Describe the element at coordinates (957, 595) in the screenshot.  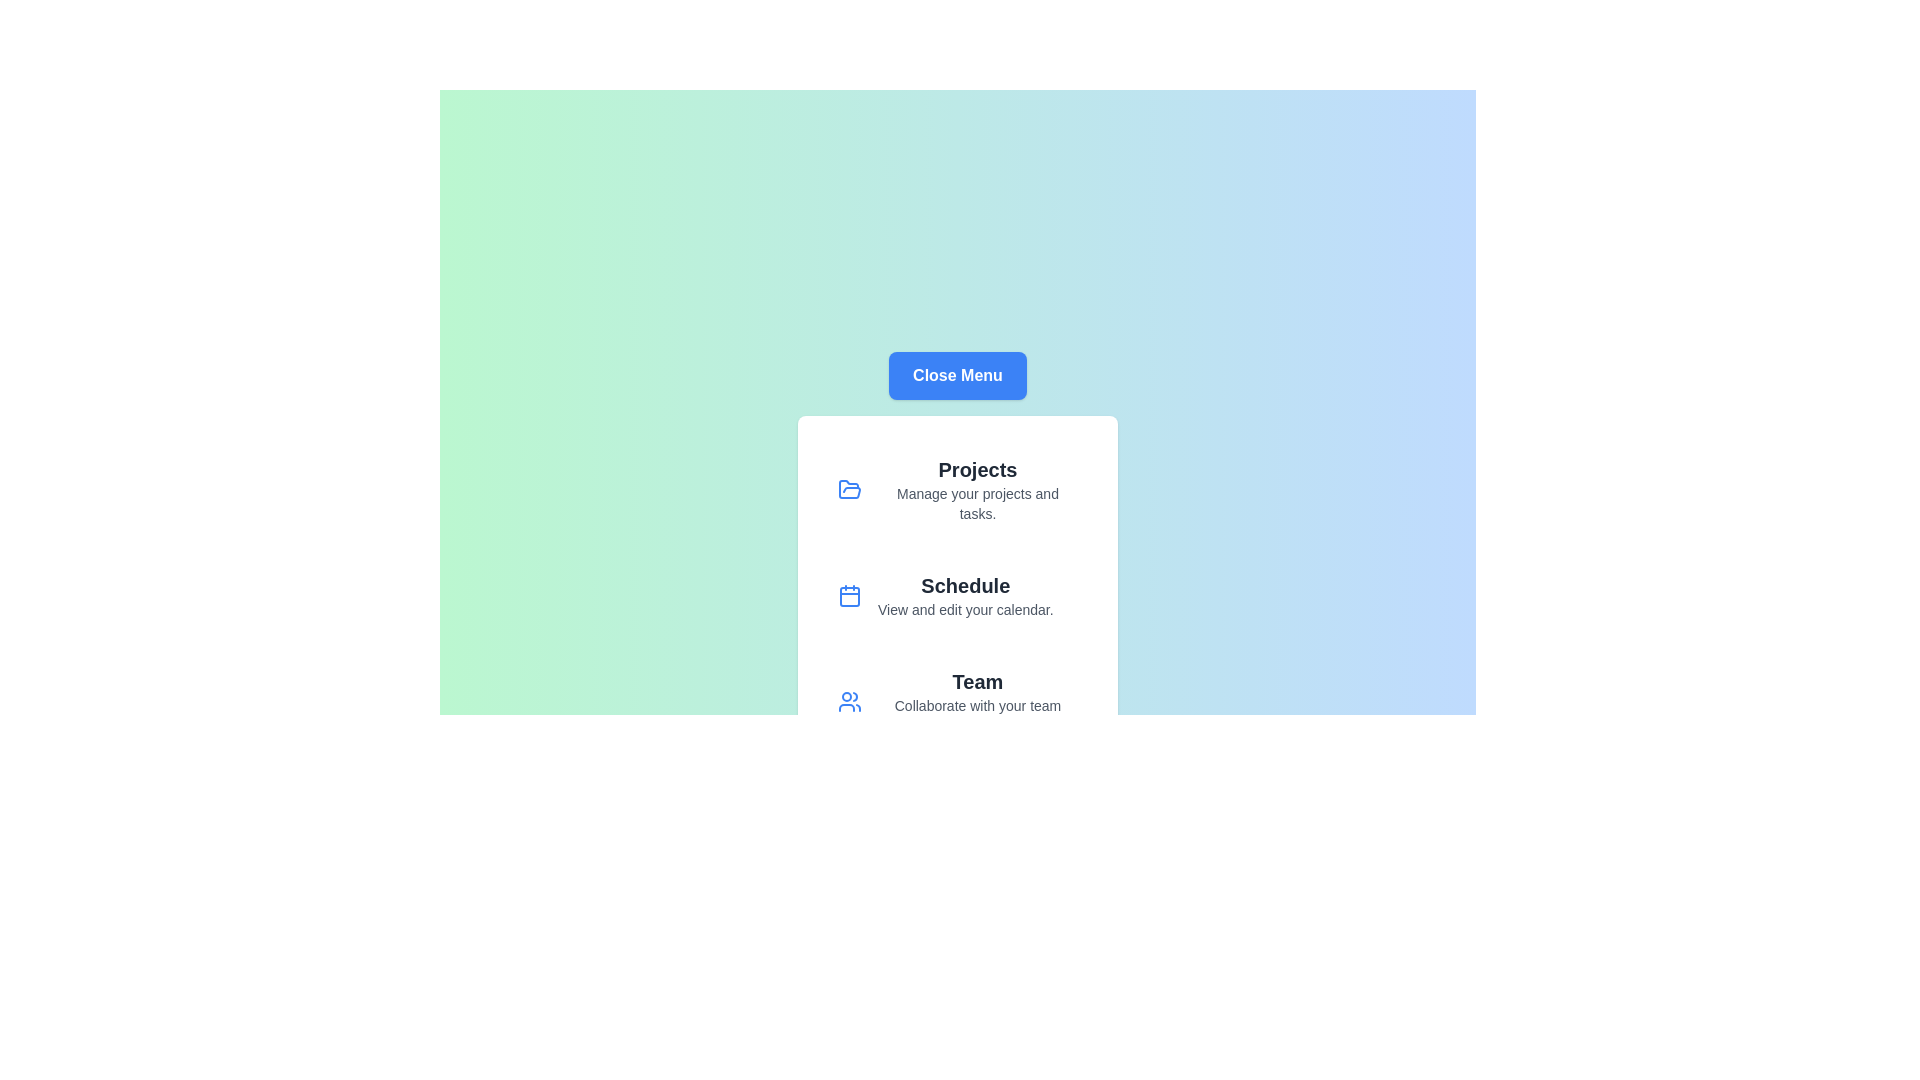
I see `the menu item corresponding to Schedule` at that location.